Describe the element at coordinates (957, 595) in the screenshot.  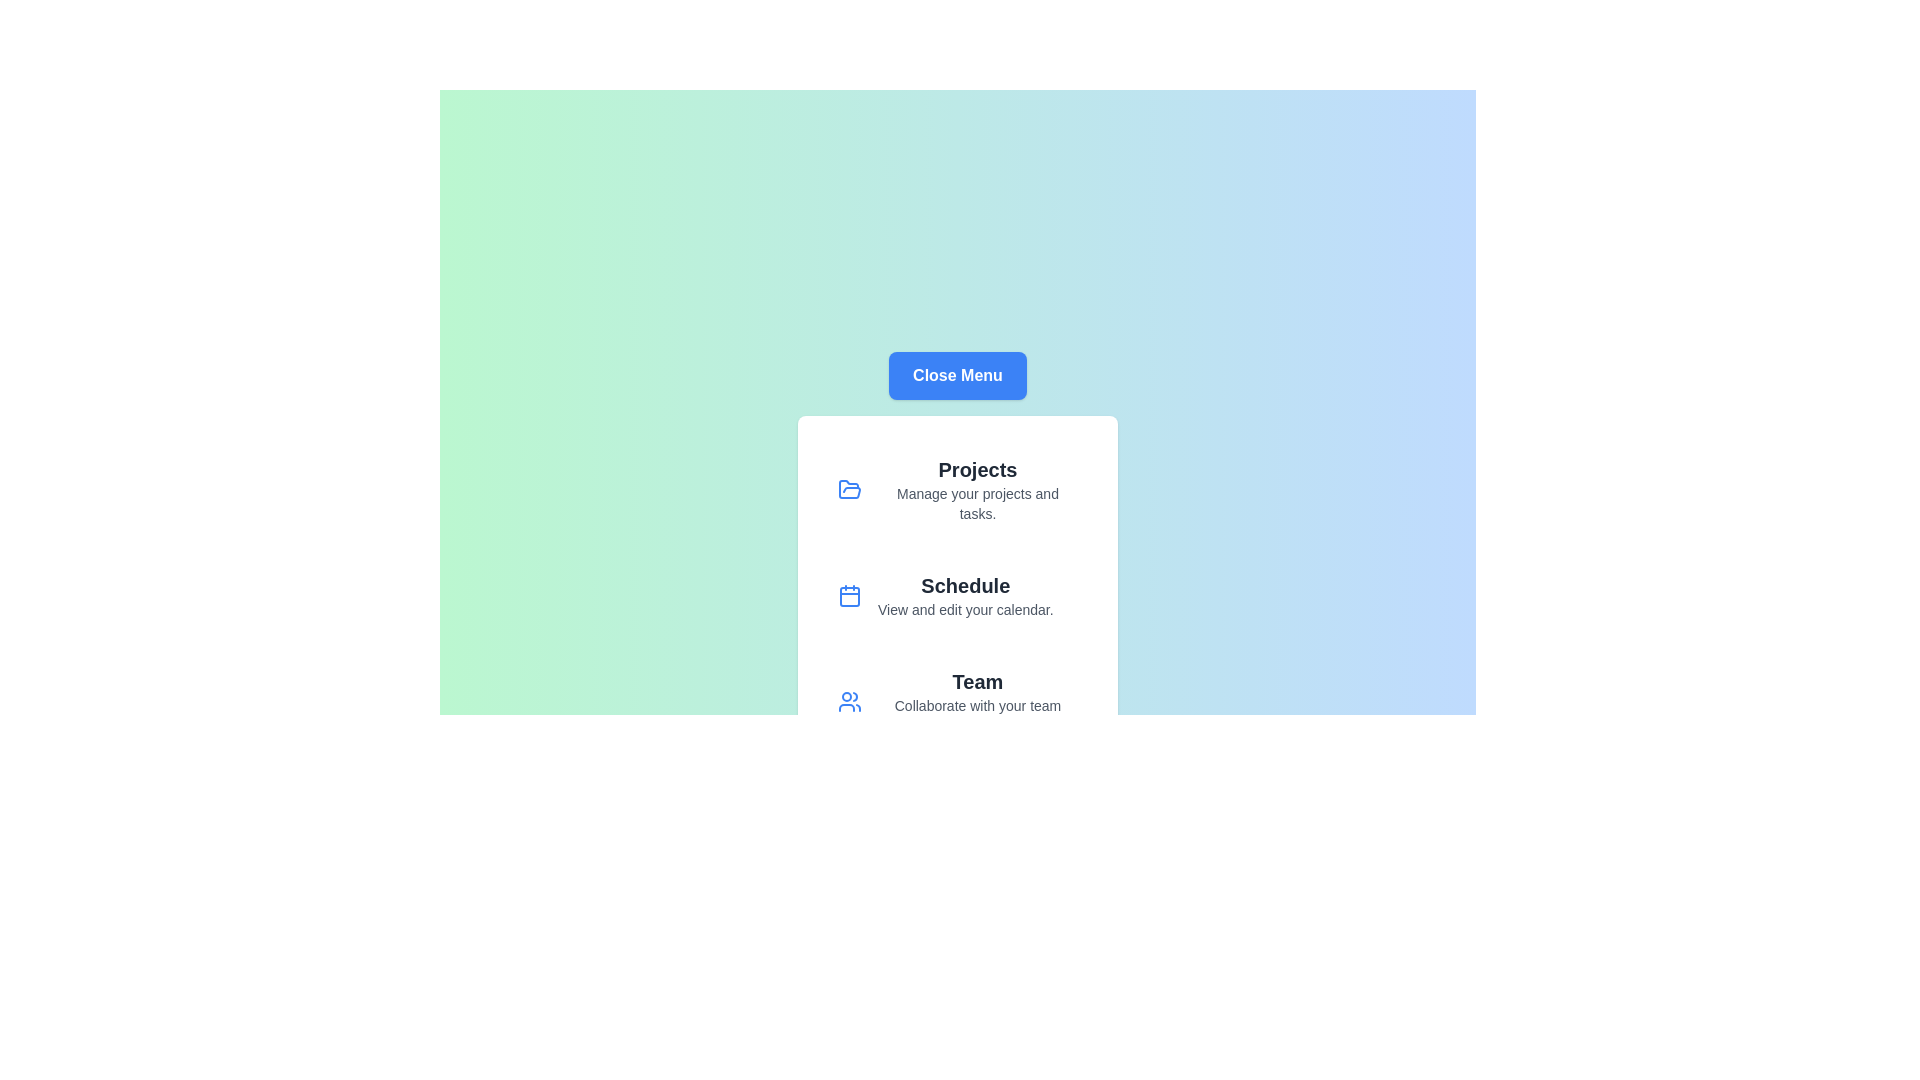
I see `the menu item corresponding to Schedule` at that location.